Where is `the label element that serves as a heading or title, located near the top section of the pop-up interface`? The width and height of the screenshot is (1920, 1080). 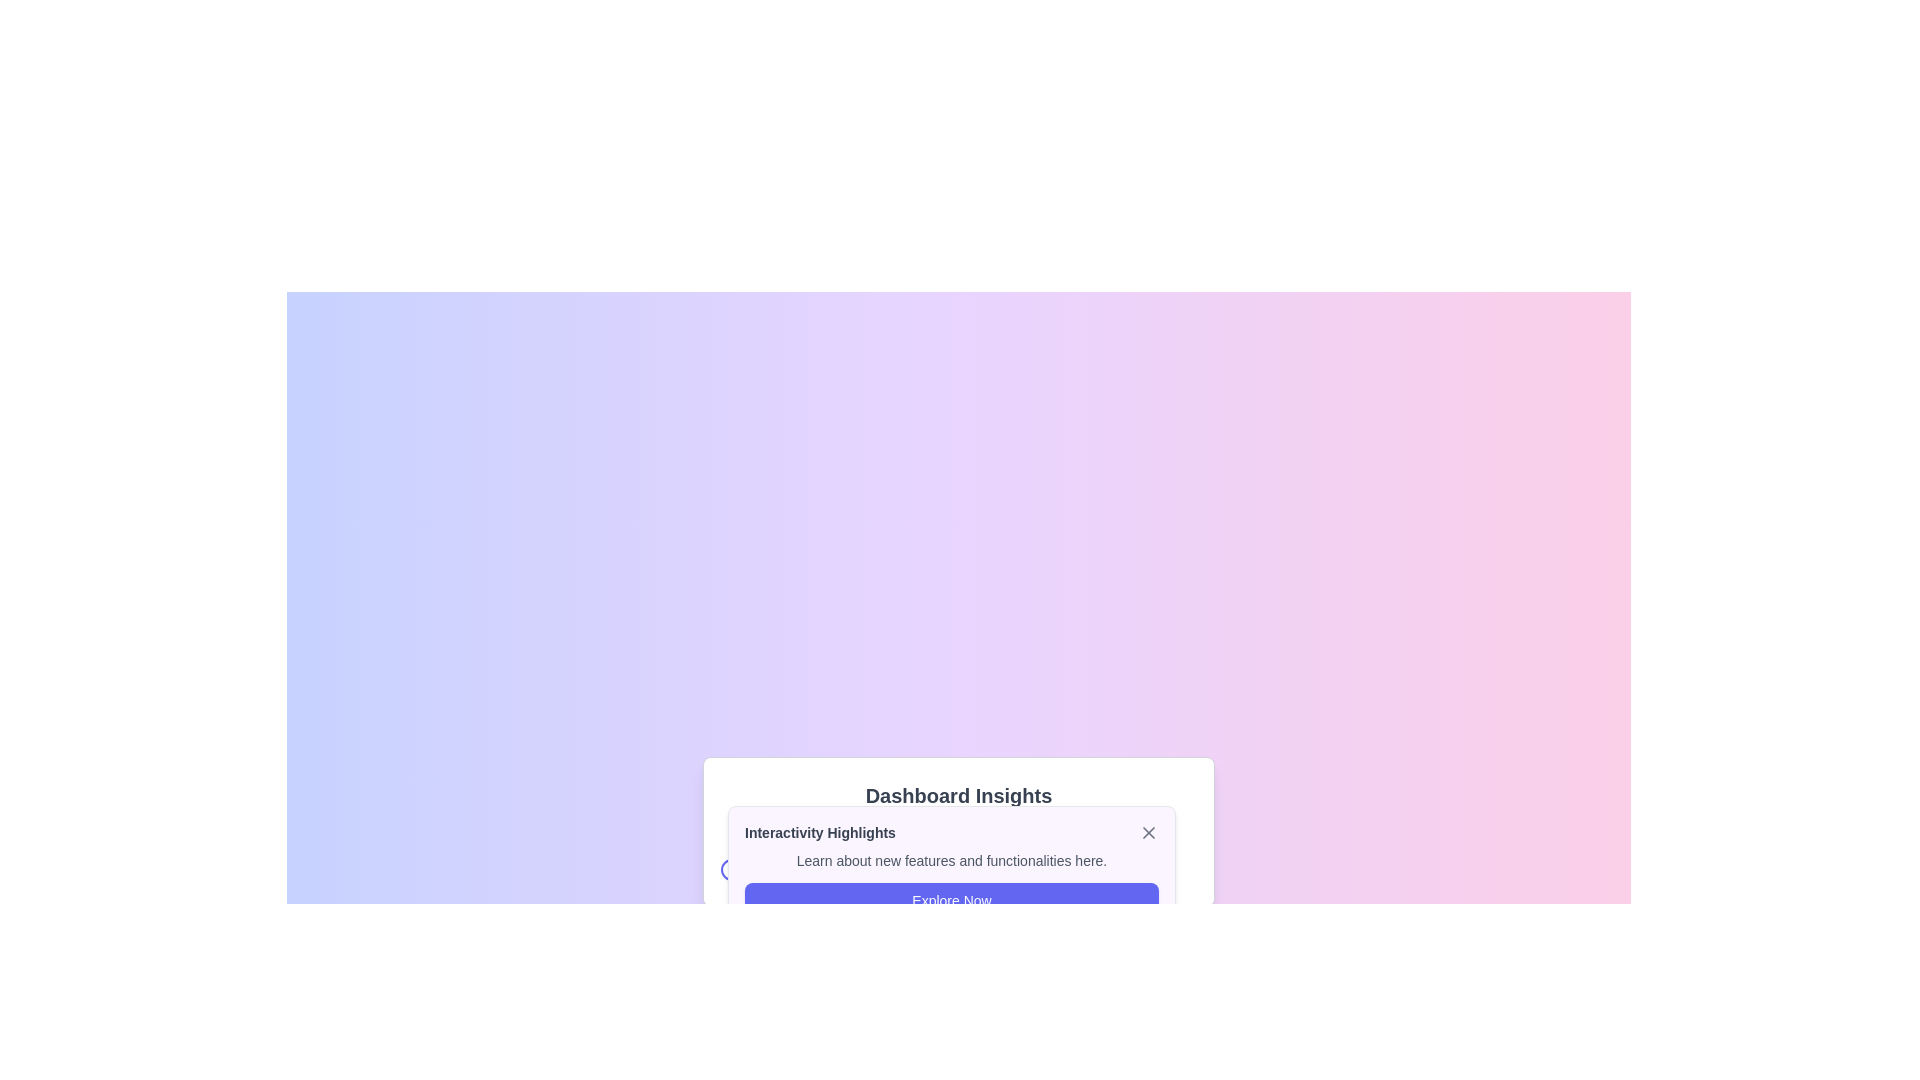
the label element that serves as a heading or title, located near the top section of the pop-up interface is located at coordinates (820, 833).